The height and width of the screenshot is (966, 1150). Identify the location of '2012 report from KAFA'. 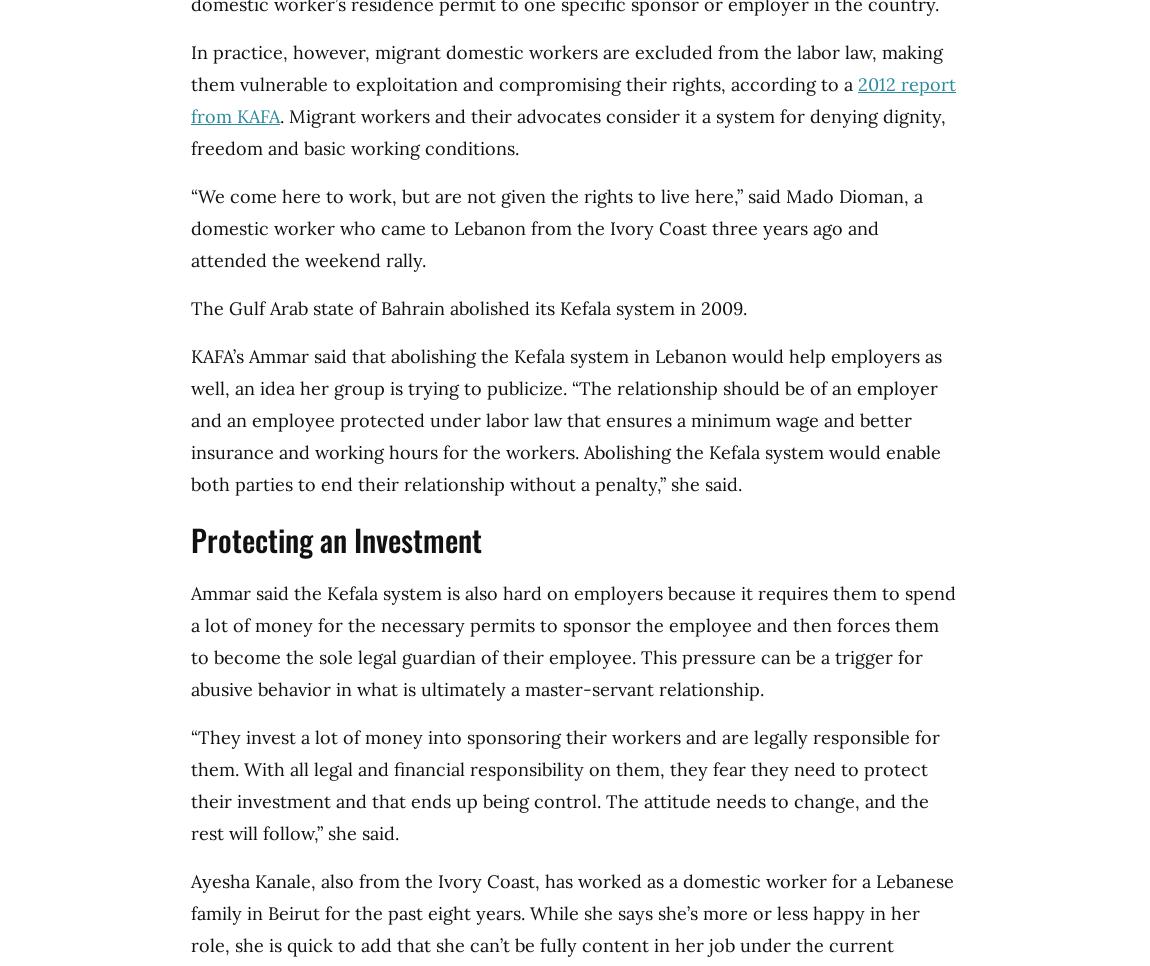
(190, 99).